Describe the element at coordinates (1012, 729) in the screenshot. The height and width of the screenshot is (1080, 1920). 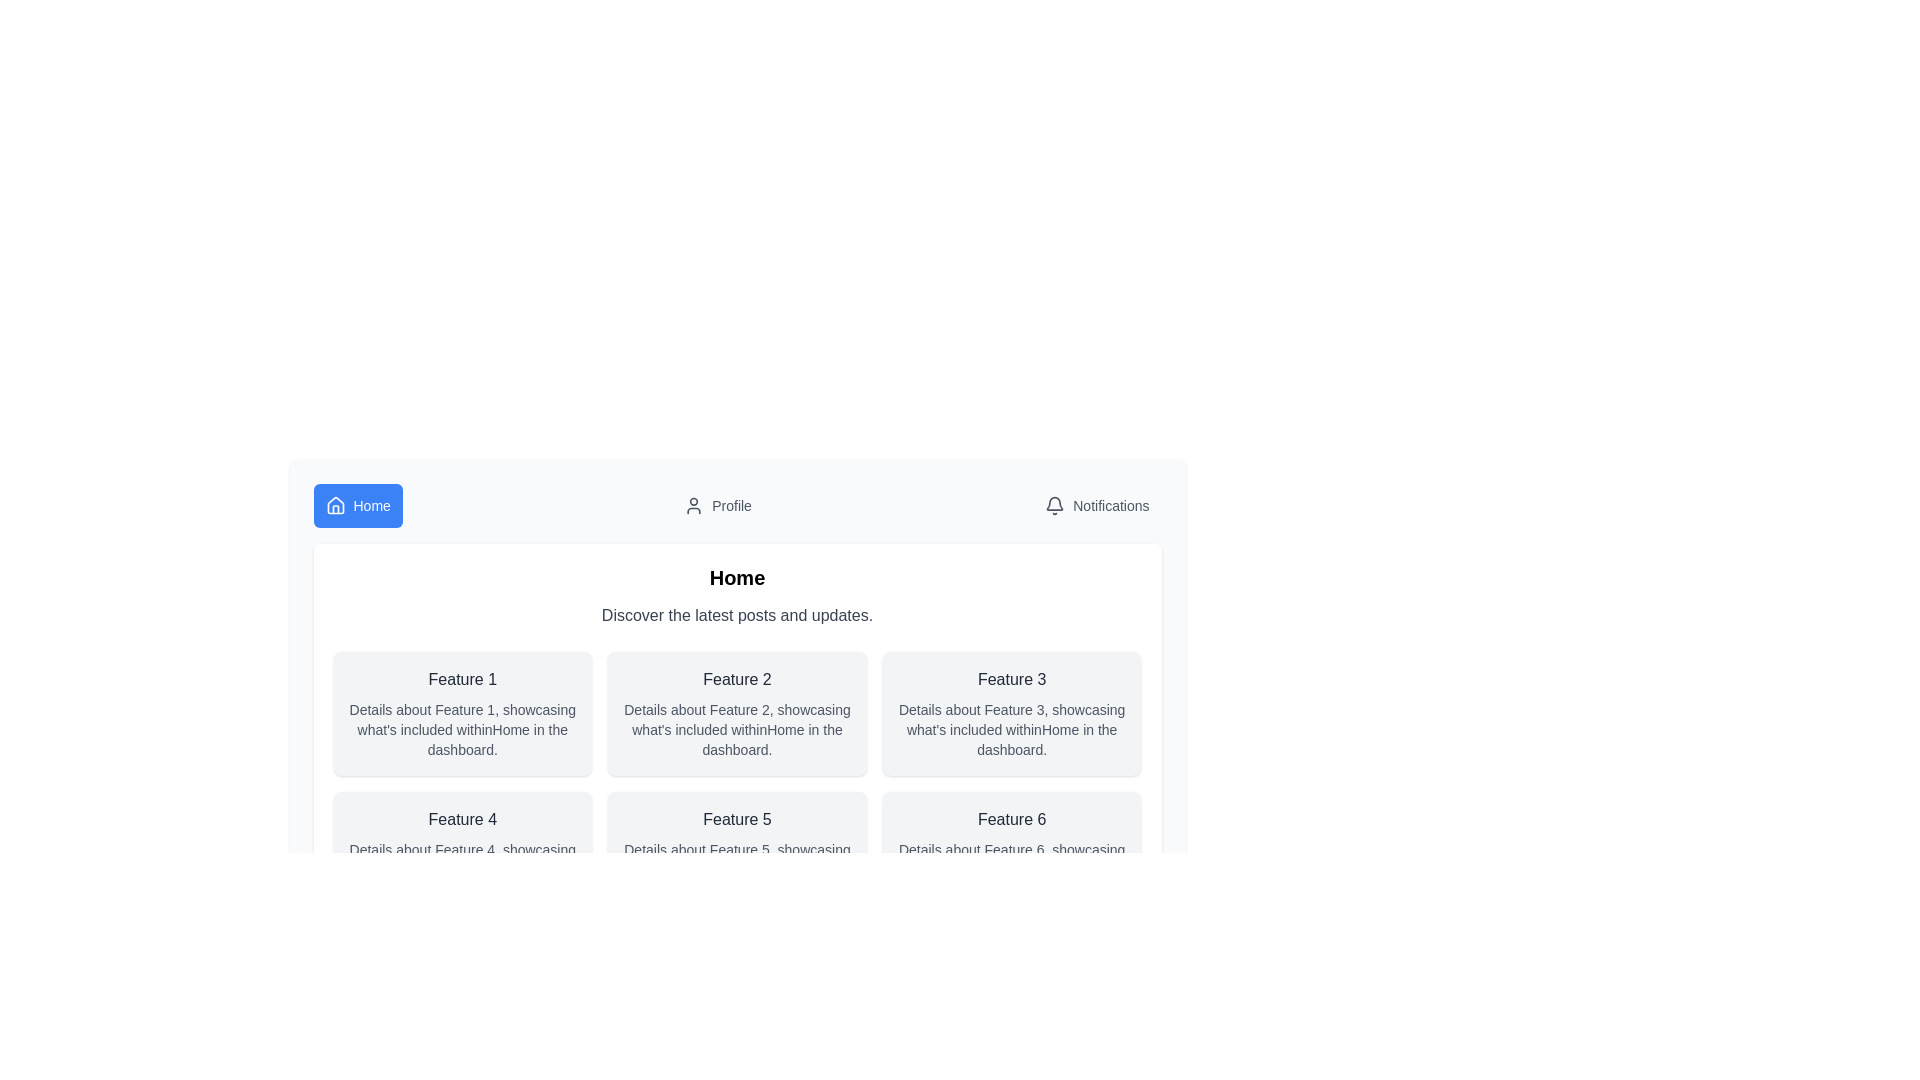
I see `descriptive text providing additional information about 'Feature 3' located in the third feature card of the grid` at that location.